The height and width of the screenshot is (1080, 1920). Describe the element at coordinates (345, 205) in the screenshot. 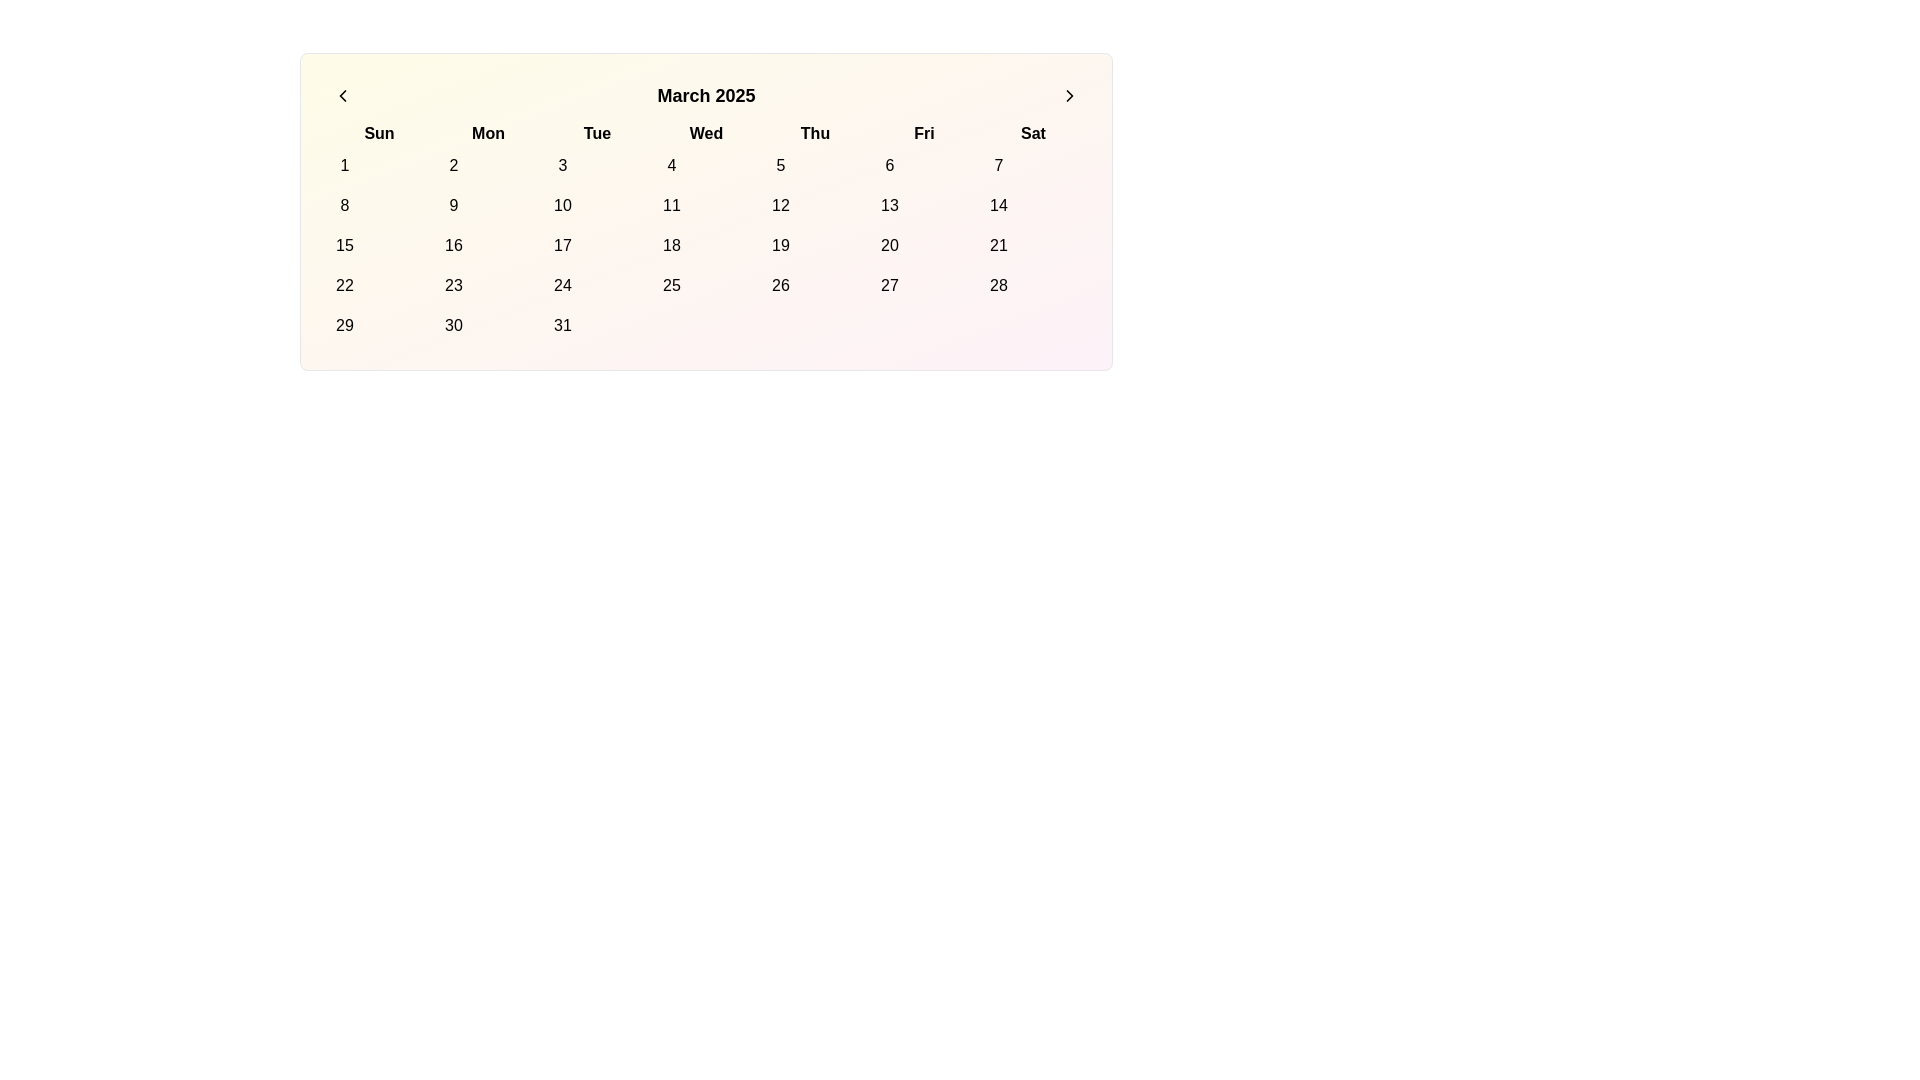

I see `the circular button displaying the number '8' in the second row and first column of the calendar grid` at that location.